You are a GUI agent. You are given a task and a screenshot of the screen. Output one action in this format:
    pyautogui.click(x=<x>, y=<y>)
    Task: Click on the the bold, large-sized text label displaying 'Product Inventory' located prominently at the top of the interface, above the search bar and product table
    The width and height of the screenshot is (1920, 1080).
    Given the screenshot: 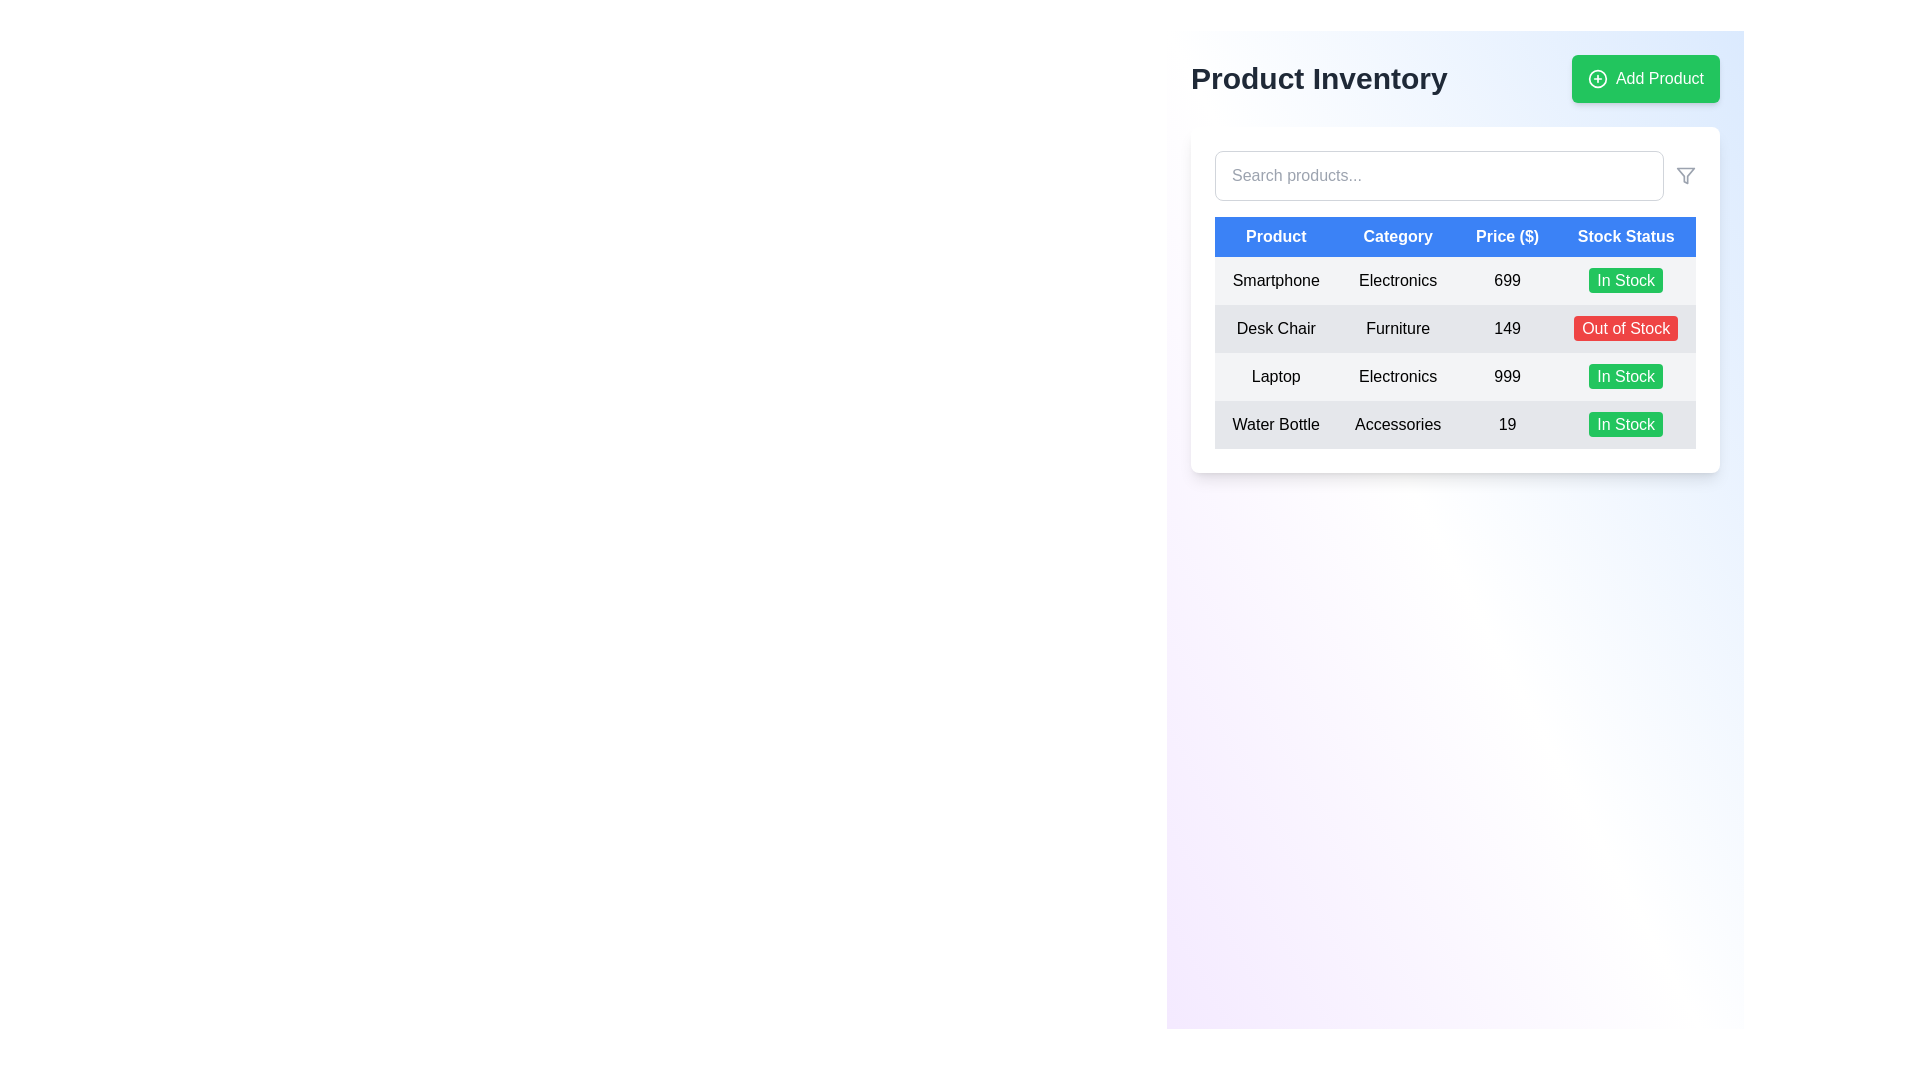 What is the action you would take?
    pyautogui.click(x=1319, y=77)
    